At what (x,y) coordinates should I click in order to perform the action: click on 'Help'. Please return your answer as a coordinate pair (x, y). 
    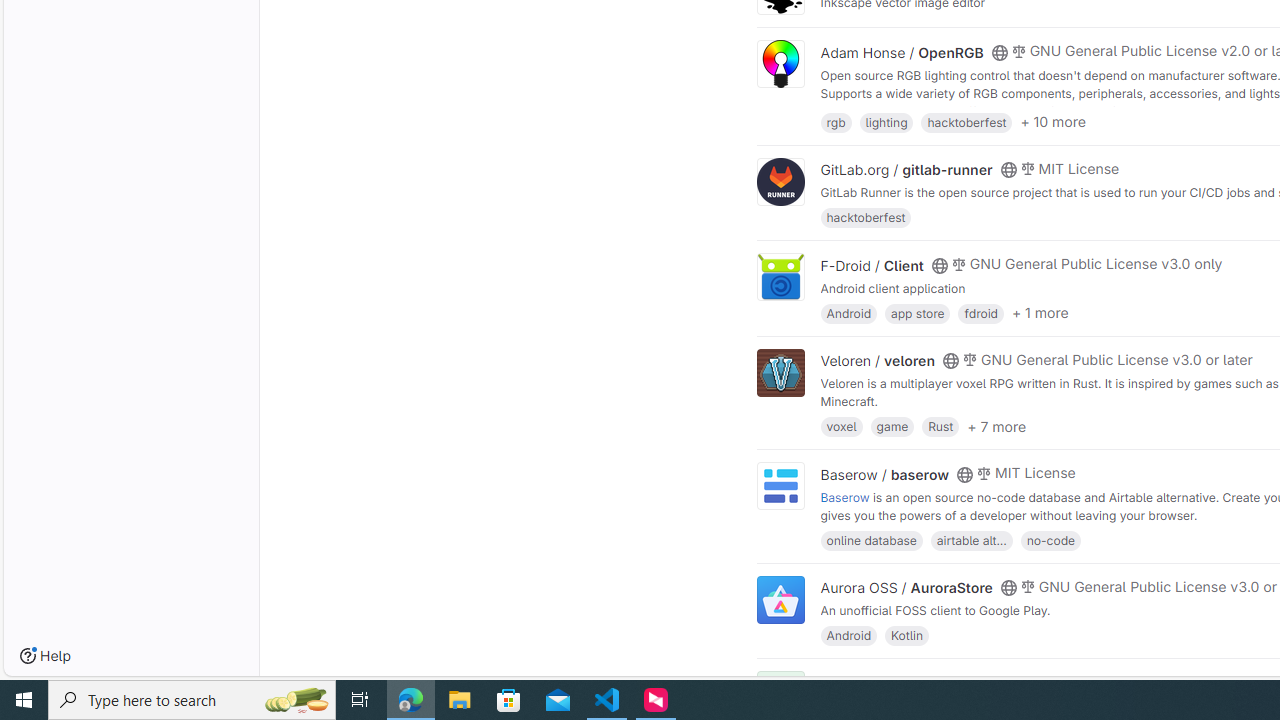
    Looking at the image, I should click on (45, 655).